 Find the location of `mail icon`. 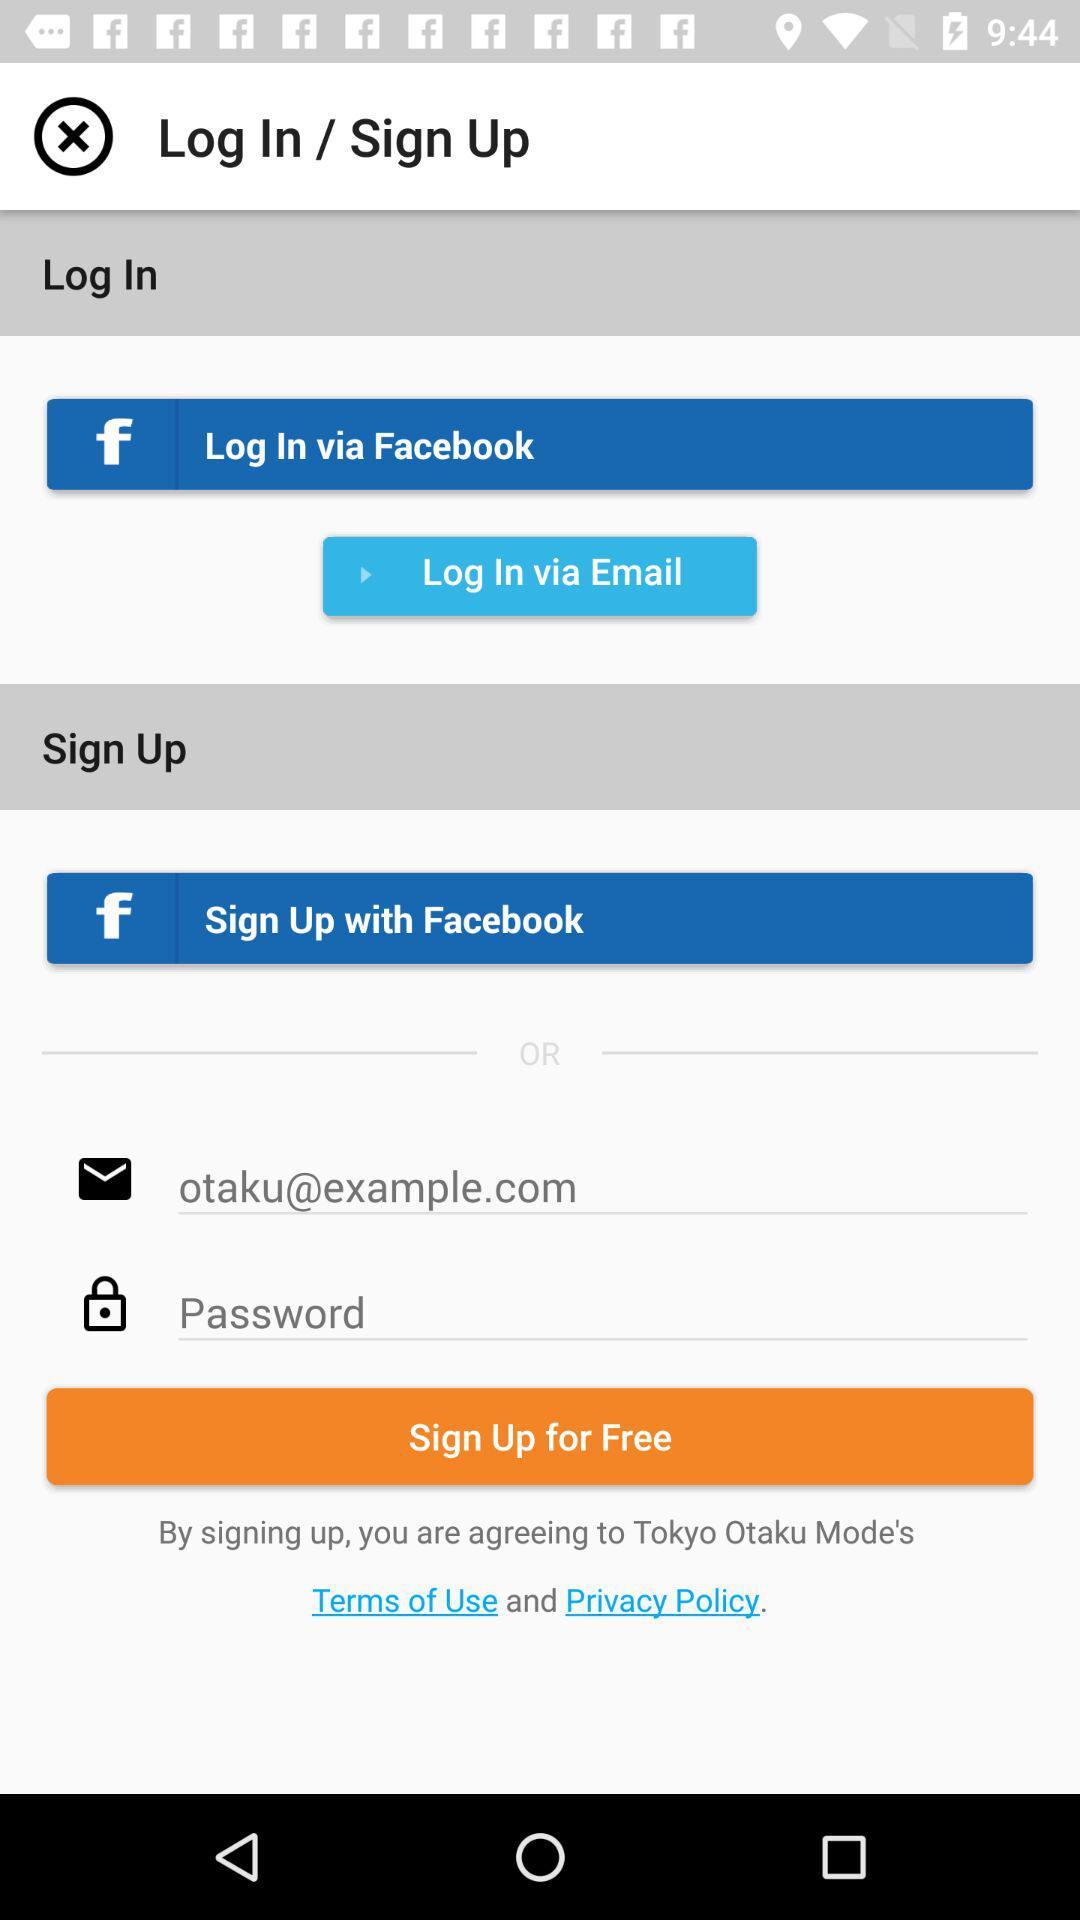

mail icon is located at coordinates (601, 1175).